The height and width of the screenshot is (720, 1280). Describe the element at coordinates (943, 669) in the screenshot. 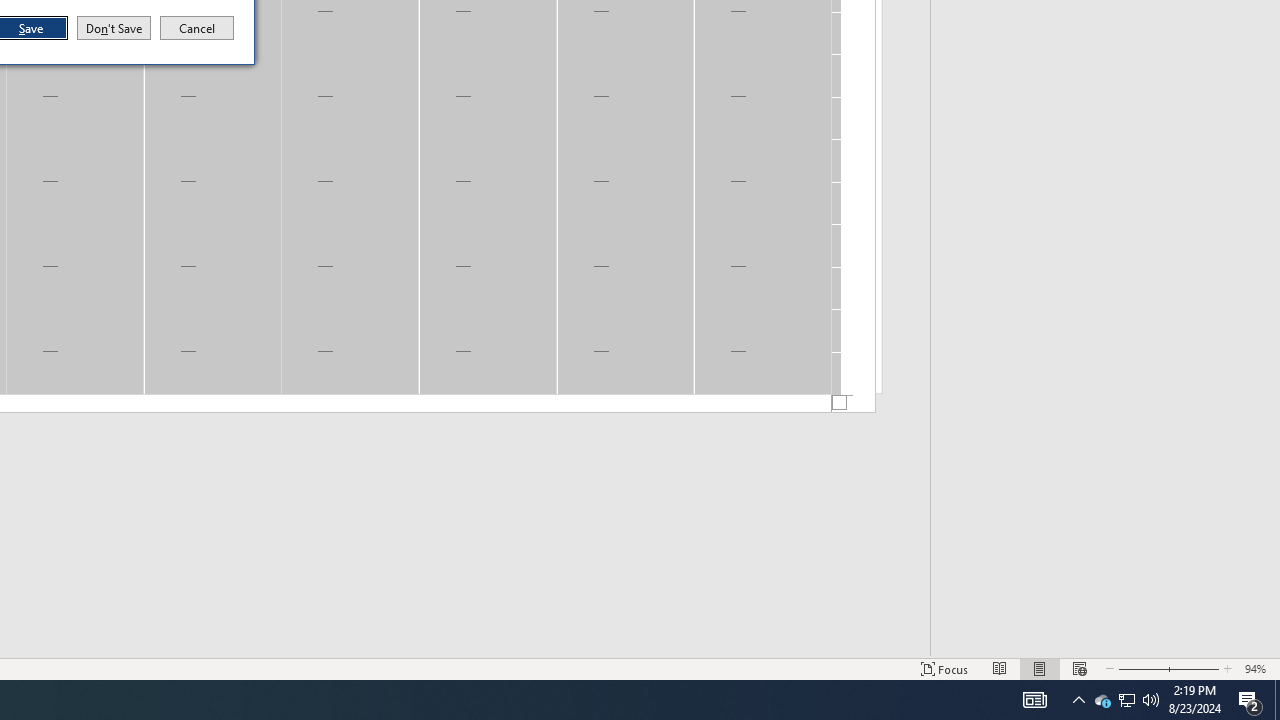

I see `'Focus '` at that location.